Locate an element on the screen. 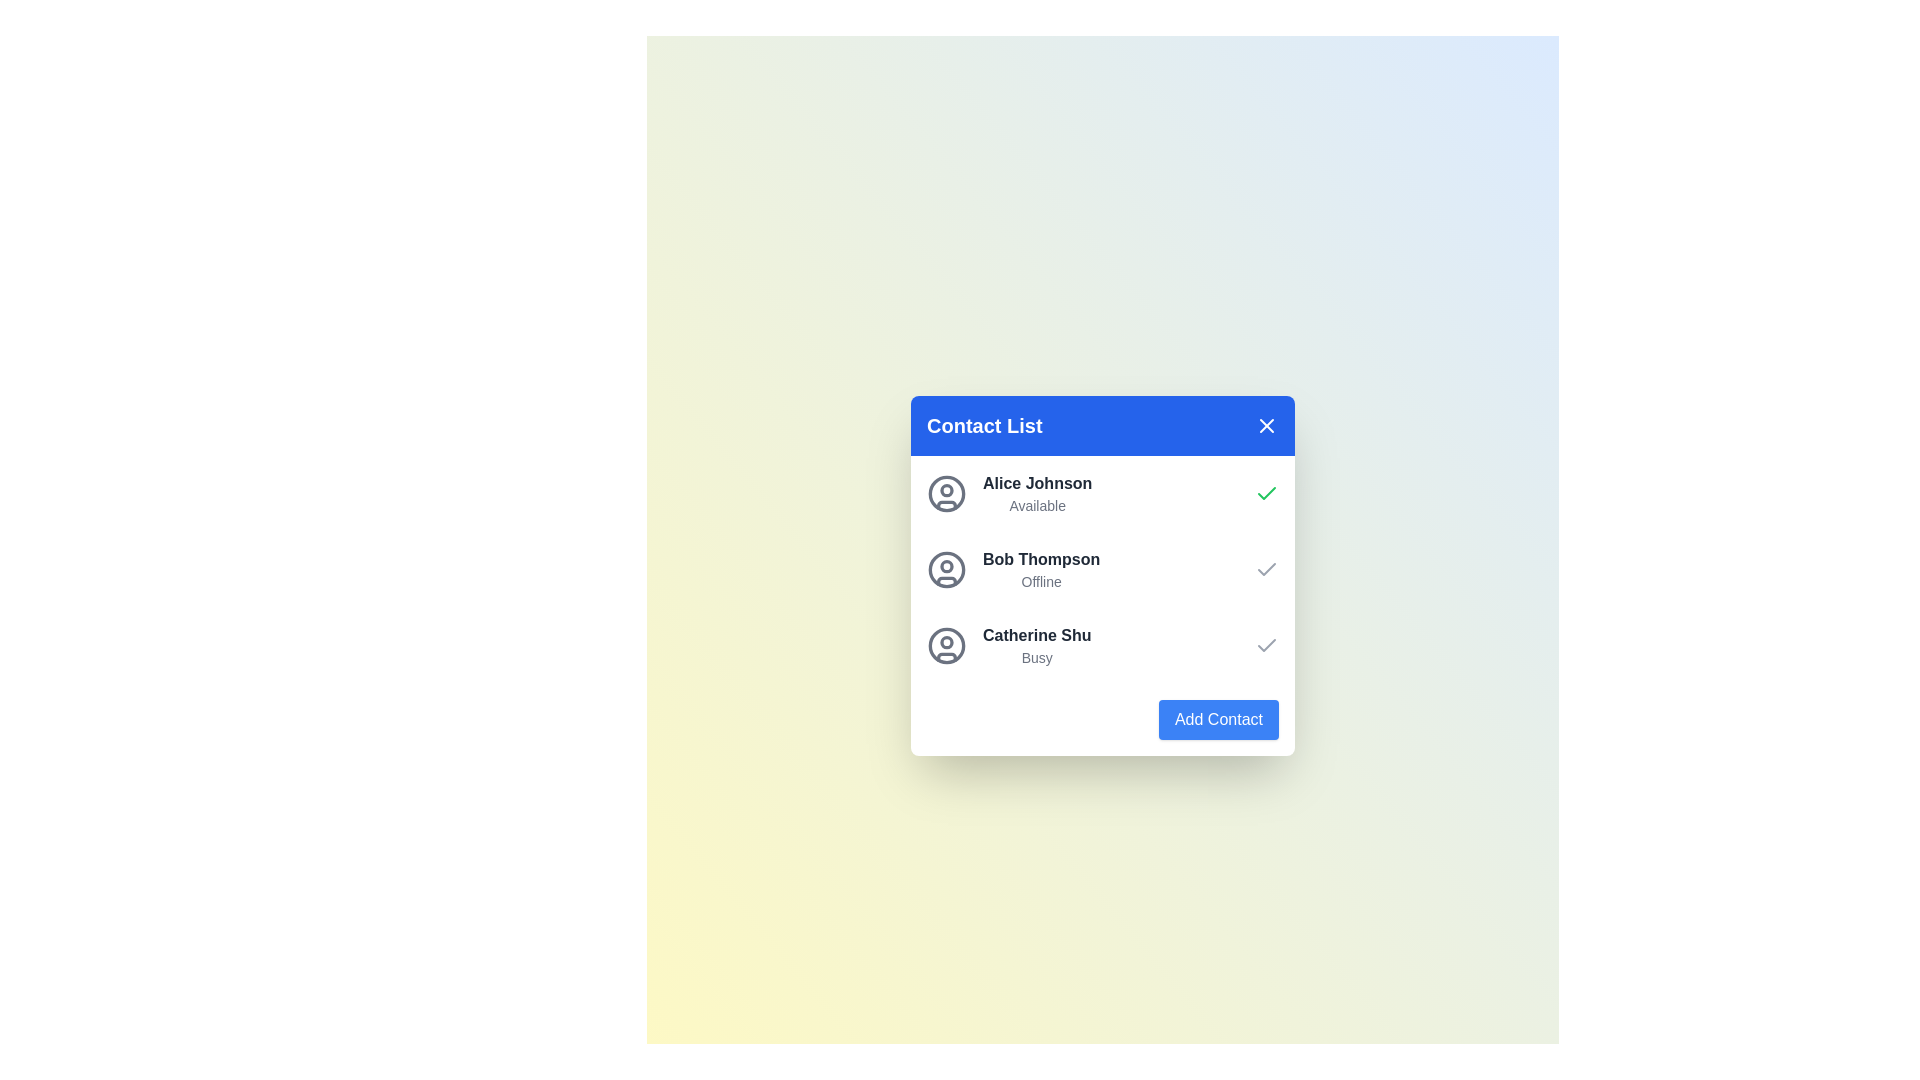 The width and height of the screenshot is (1920, 1080). the contact item Bob Thompson to highlight it is located at coordinates (1012, 570).